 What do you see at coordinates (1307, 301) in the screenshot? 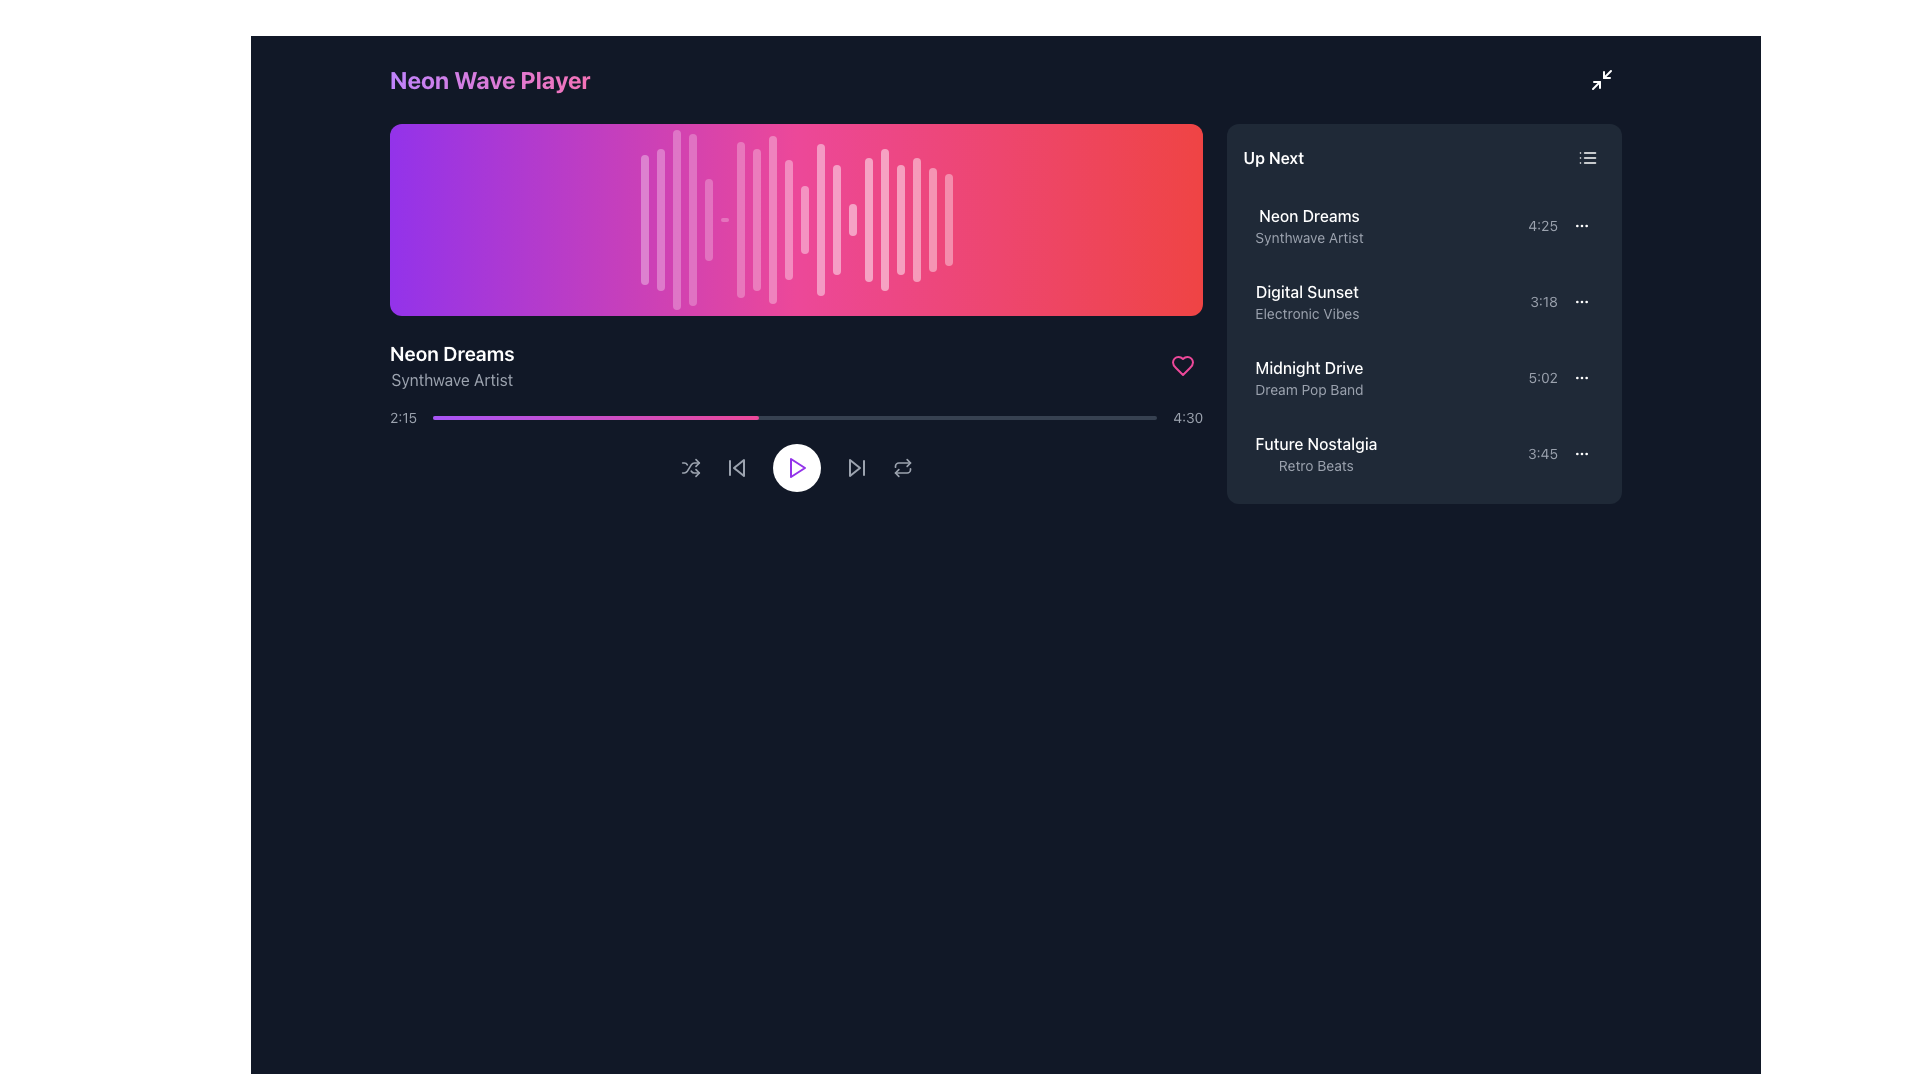
I see `the 'Digital Sunset' text label` at bounding box center [1307, 301].